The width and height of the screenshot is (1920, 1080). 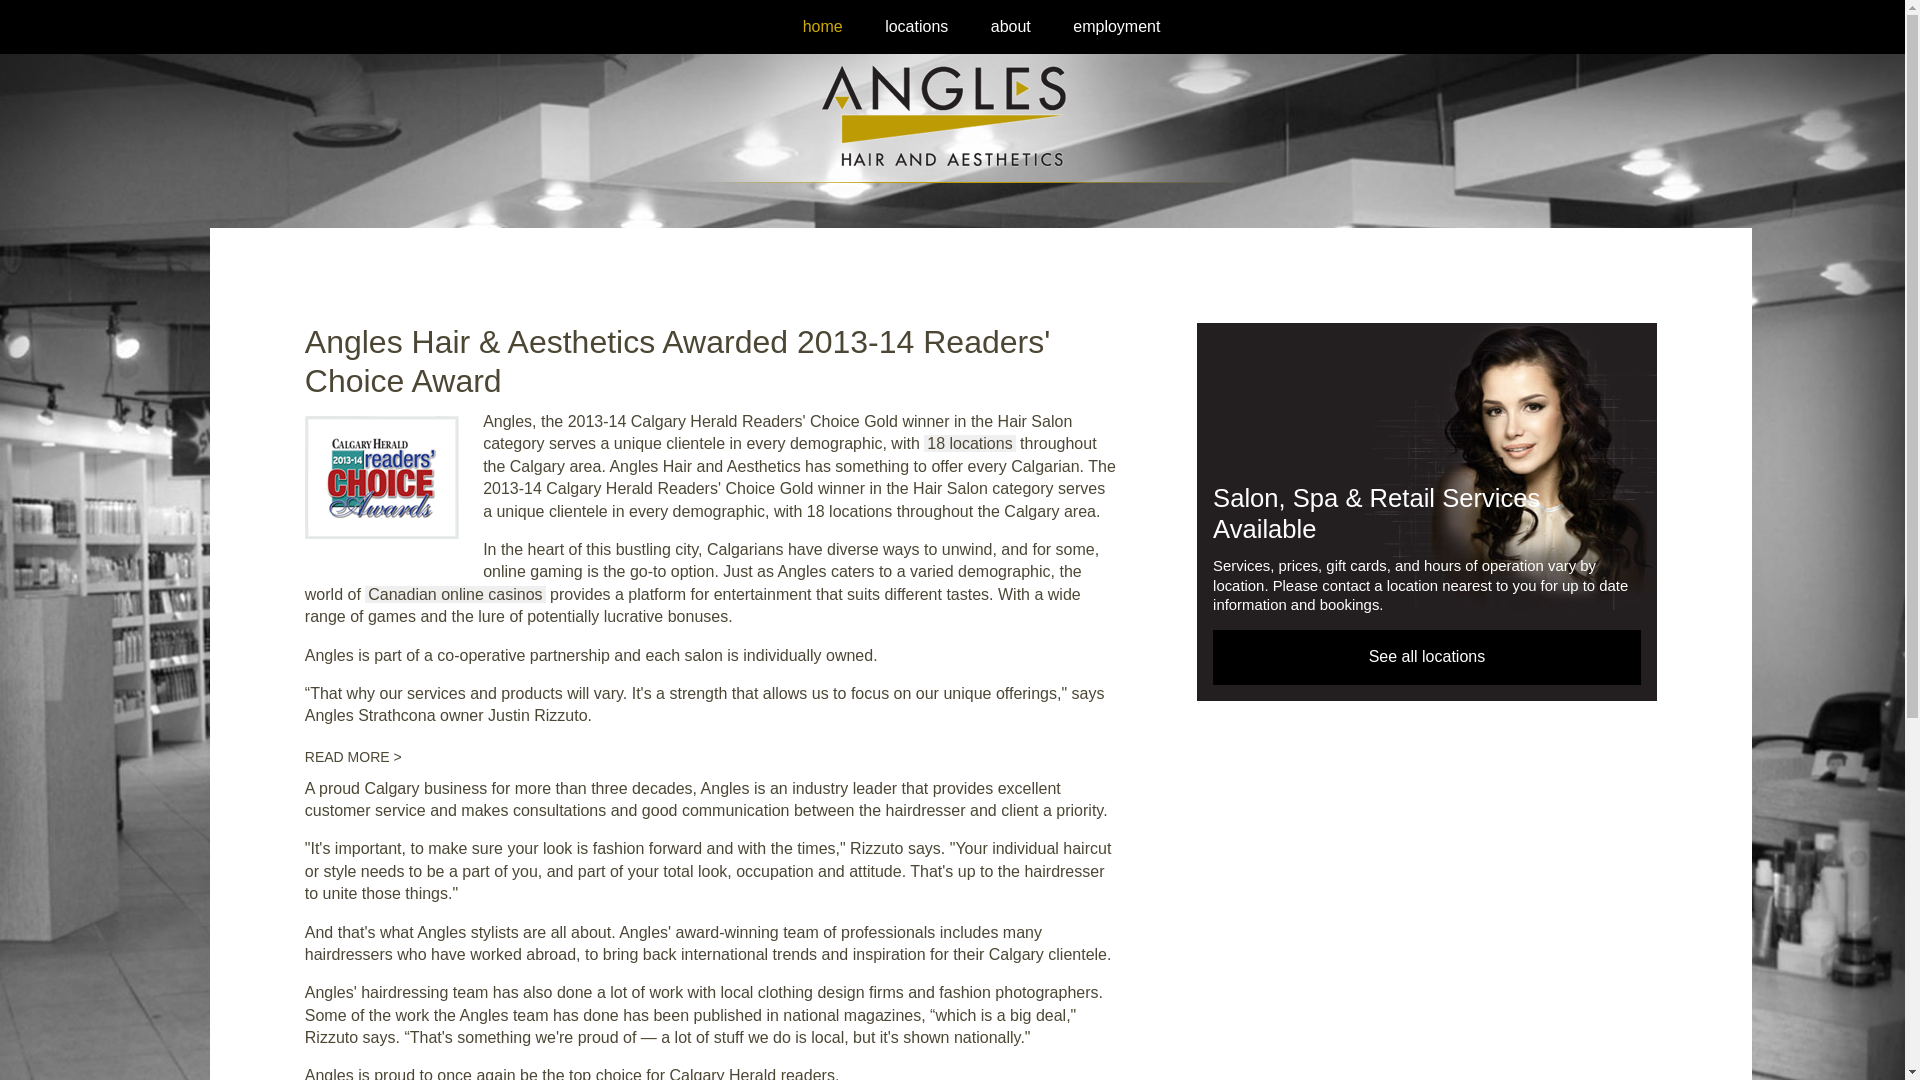 I want to click on 'See all locations', so click(x=1425, y=656).